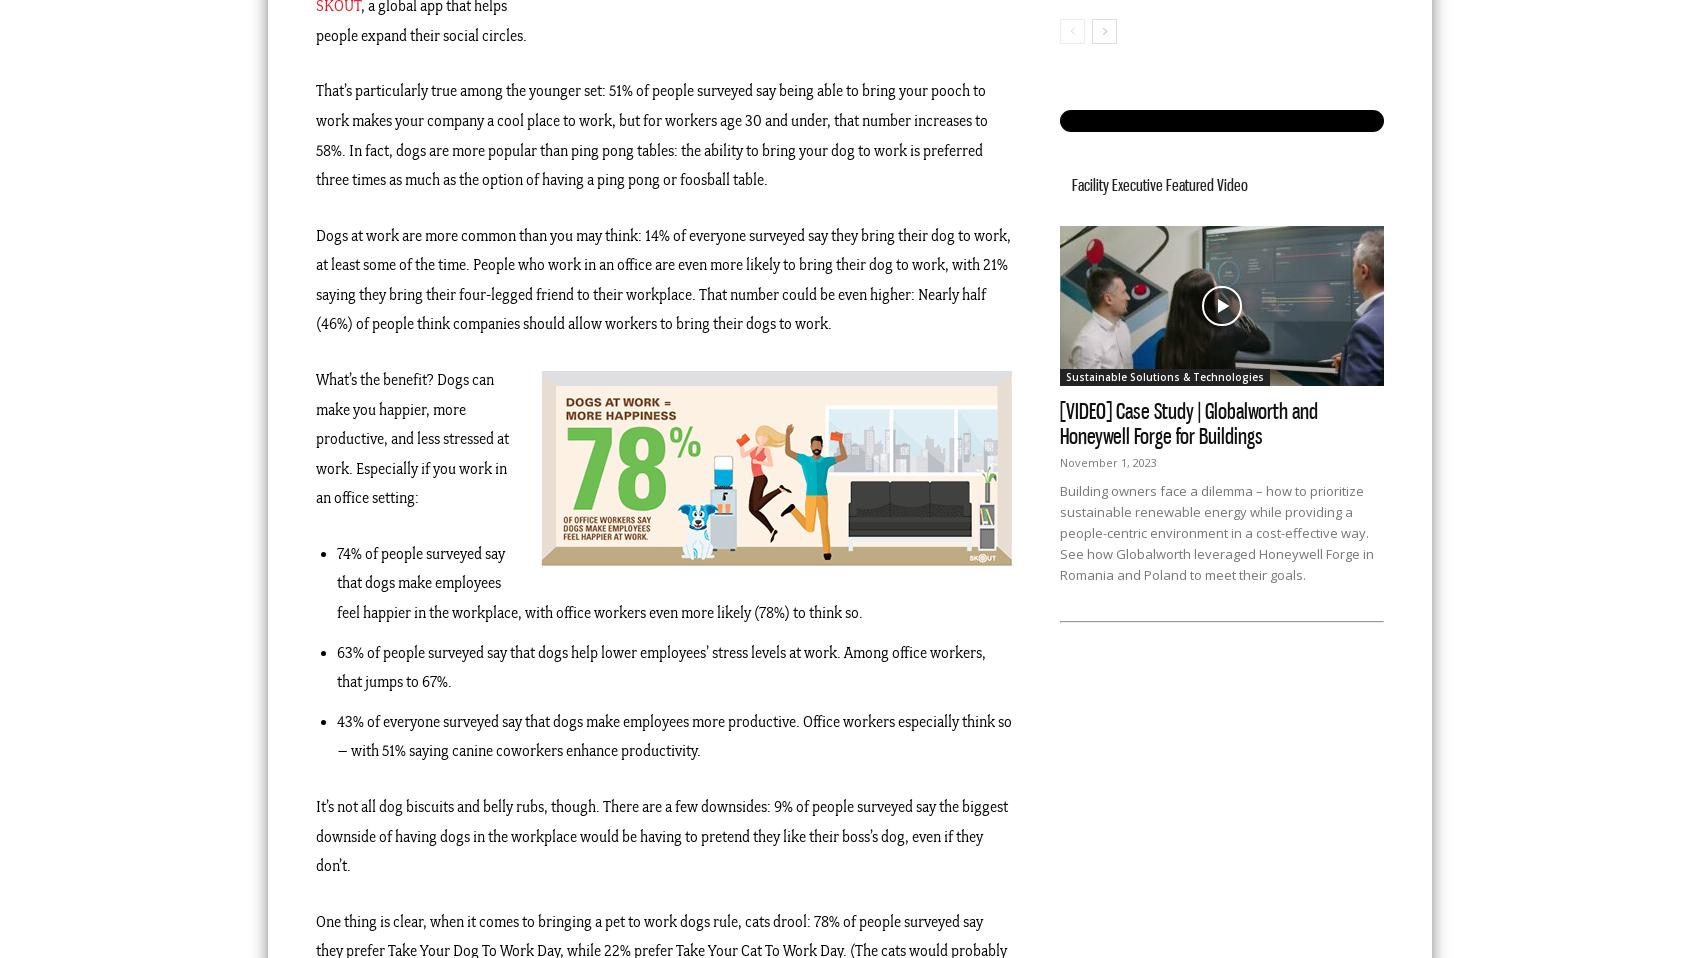  What do you see at coordinates (1072, 183) in the screenshot?
I see `'Facility Executive Featured Video'` at bounding box center [1072, 183].